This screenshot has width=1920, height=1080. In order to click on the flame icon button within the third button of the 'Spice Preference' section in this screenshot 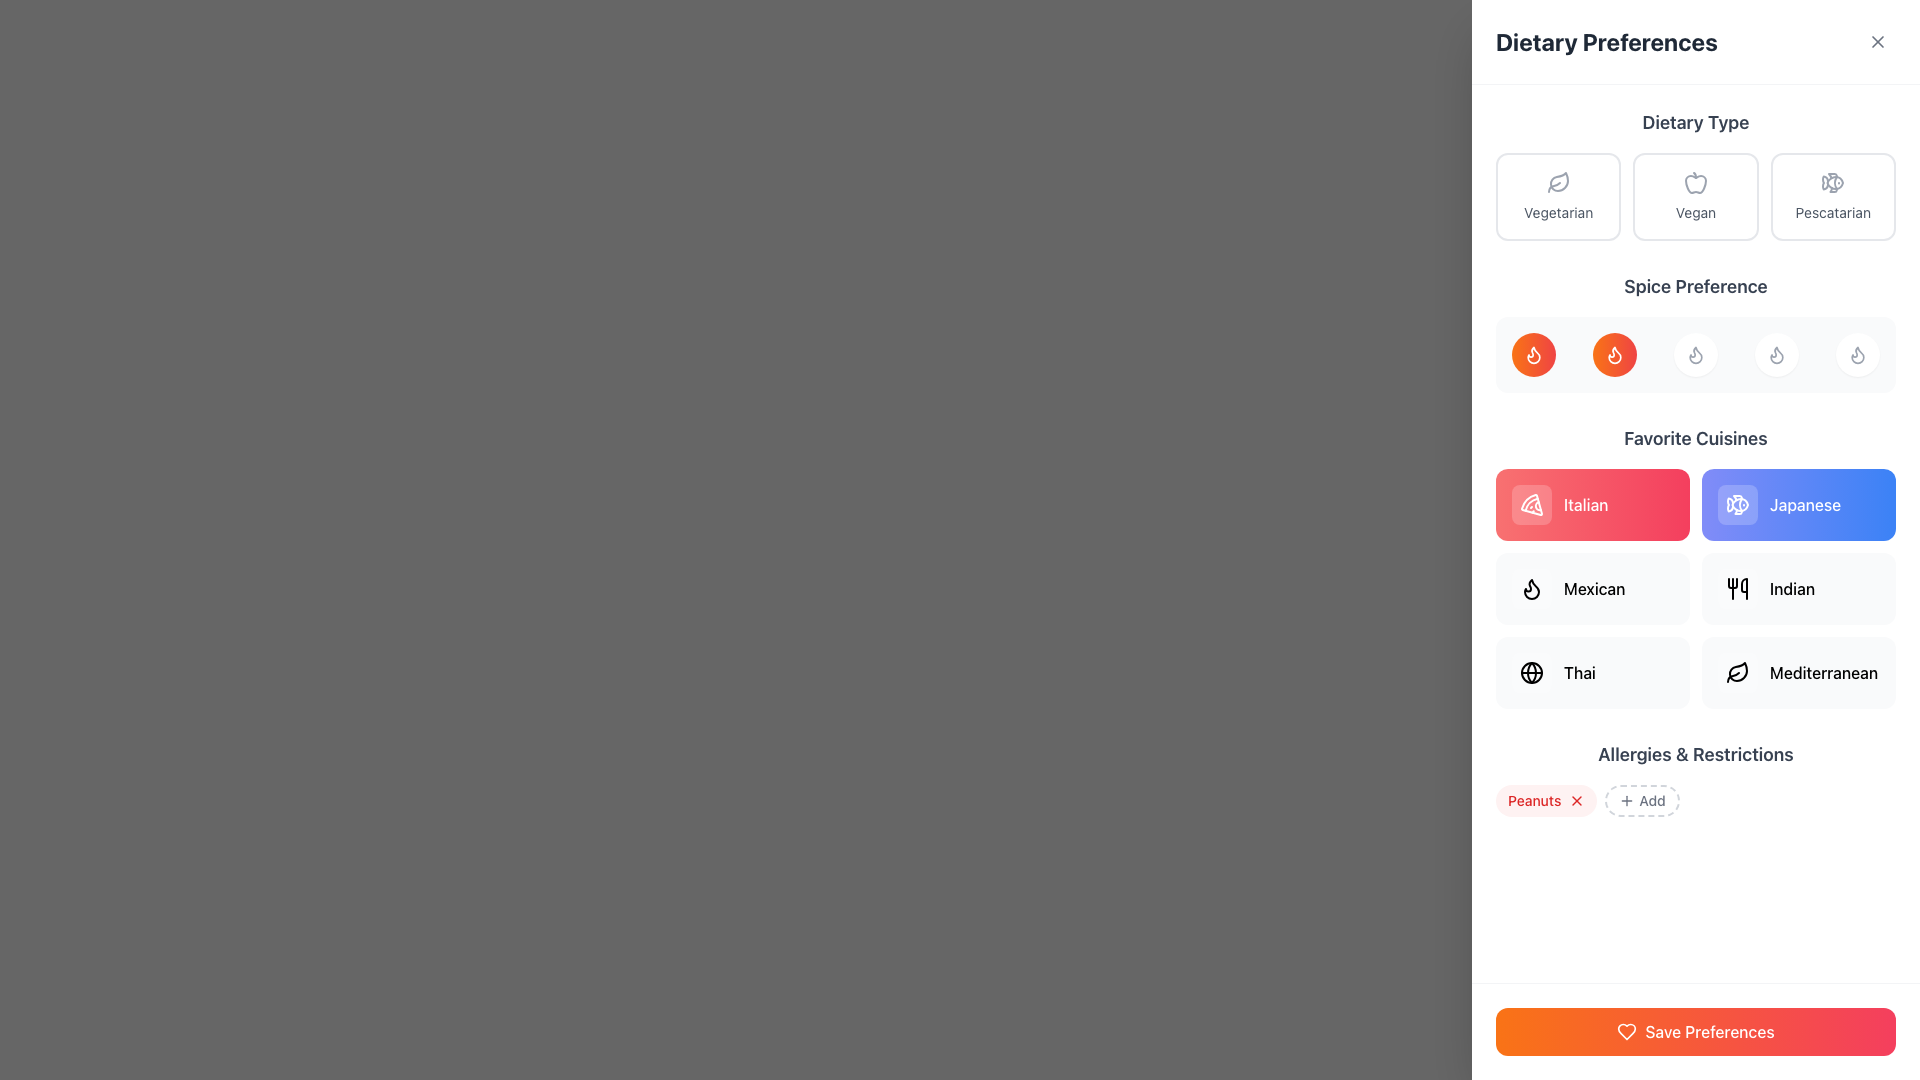, I will do `click(1776, 353)`.